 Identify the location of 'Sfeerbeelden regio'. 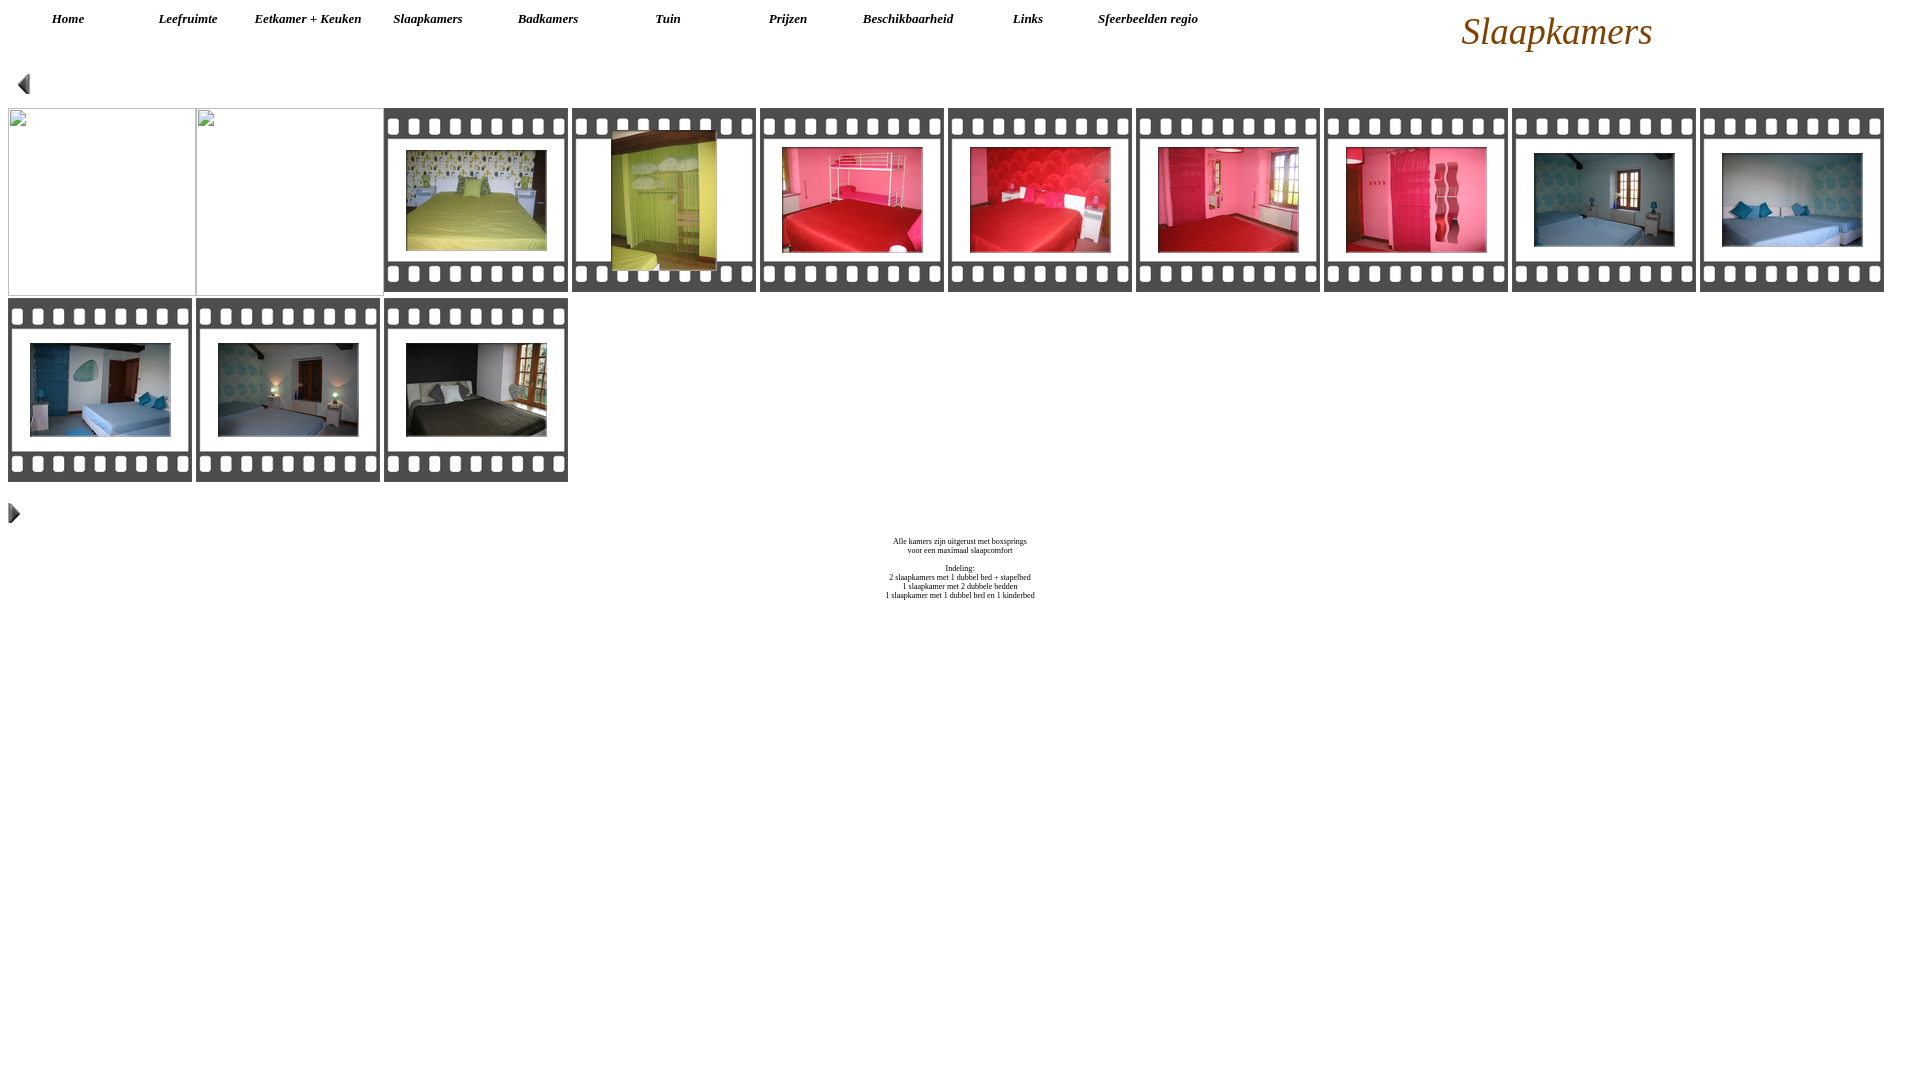
(1147, 19).